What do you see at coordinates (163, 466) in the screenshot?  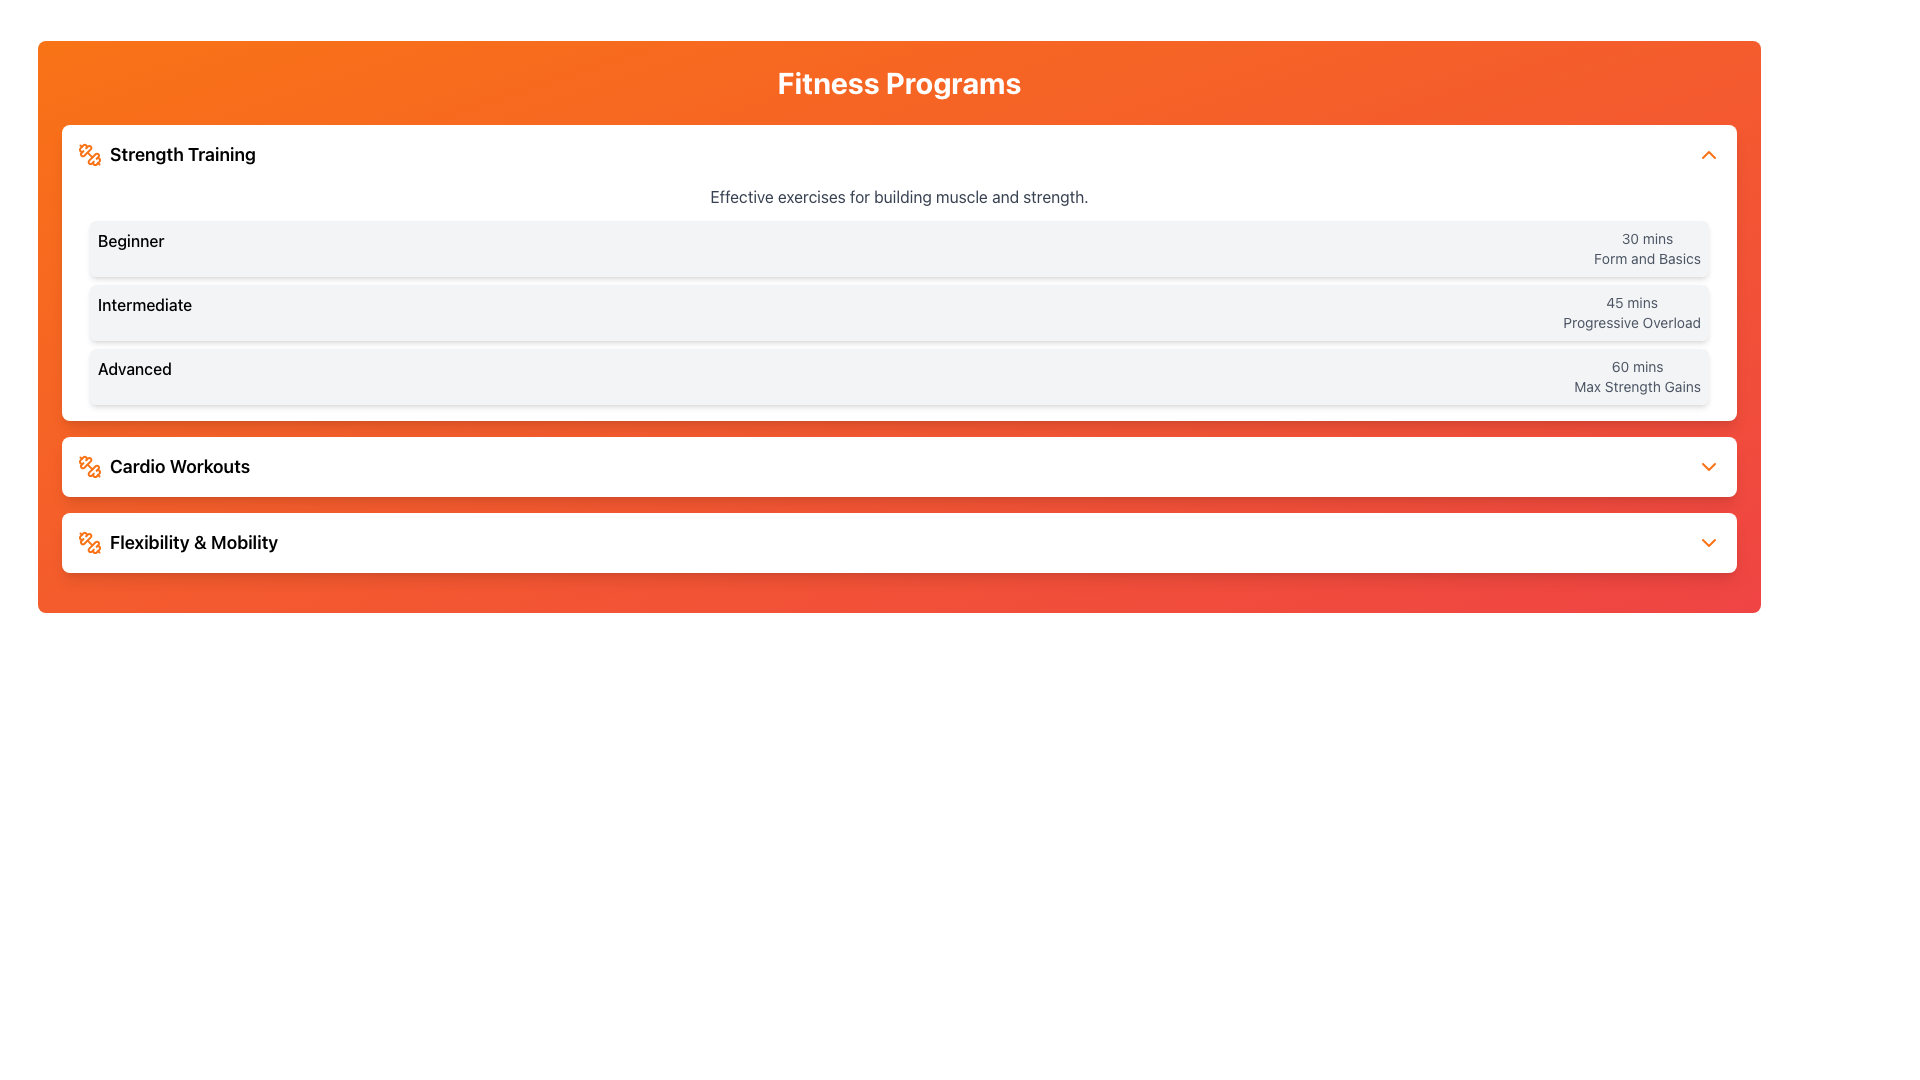 I see `the 'Cardio Workouts' text label with an orange dumbbell icon for navigation` at bounding box center [163, 466].